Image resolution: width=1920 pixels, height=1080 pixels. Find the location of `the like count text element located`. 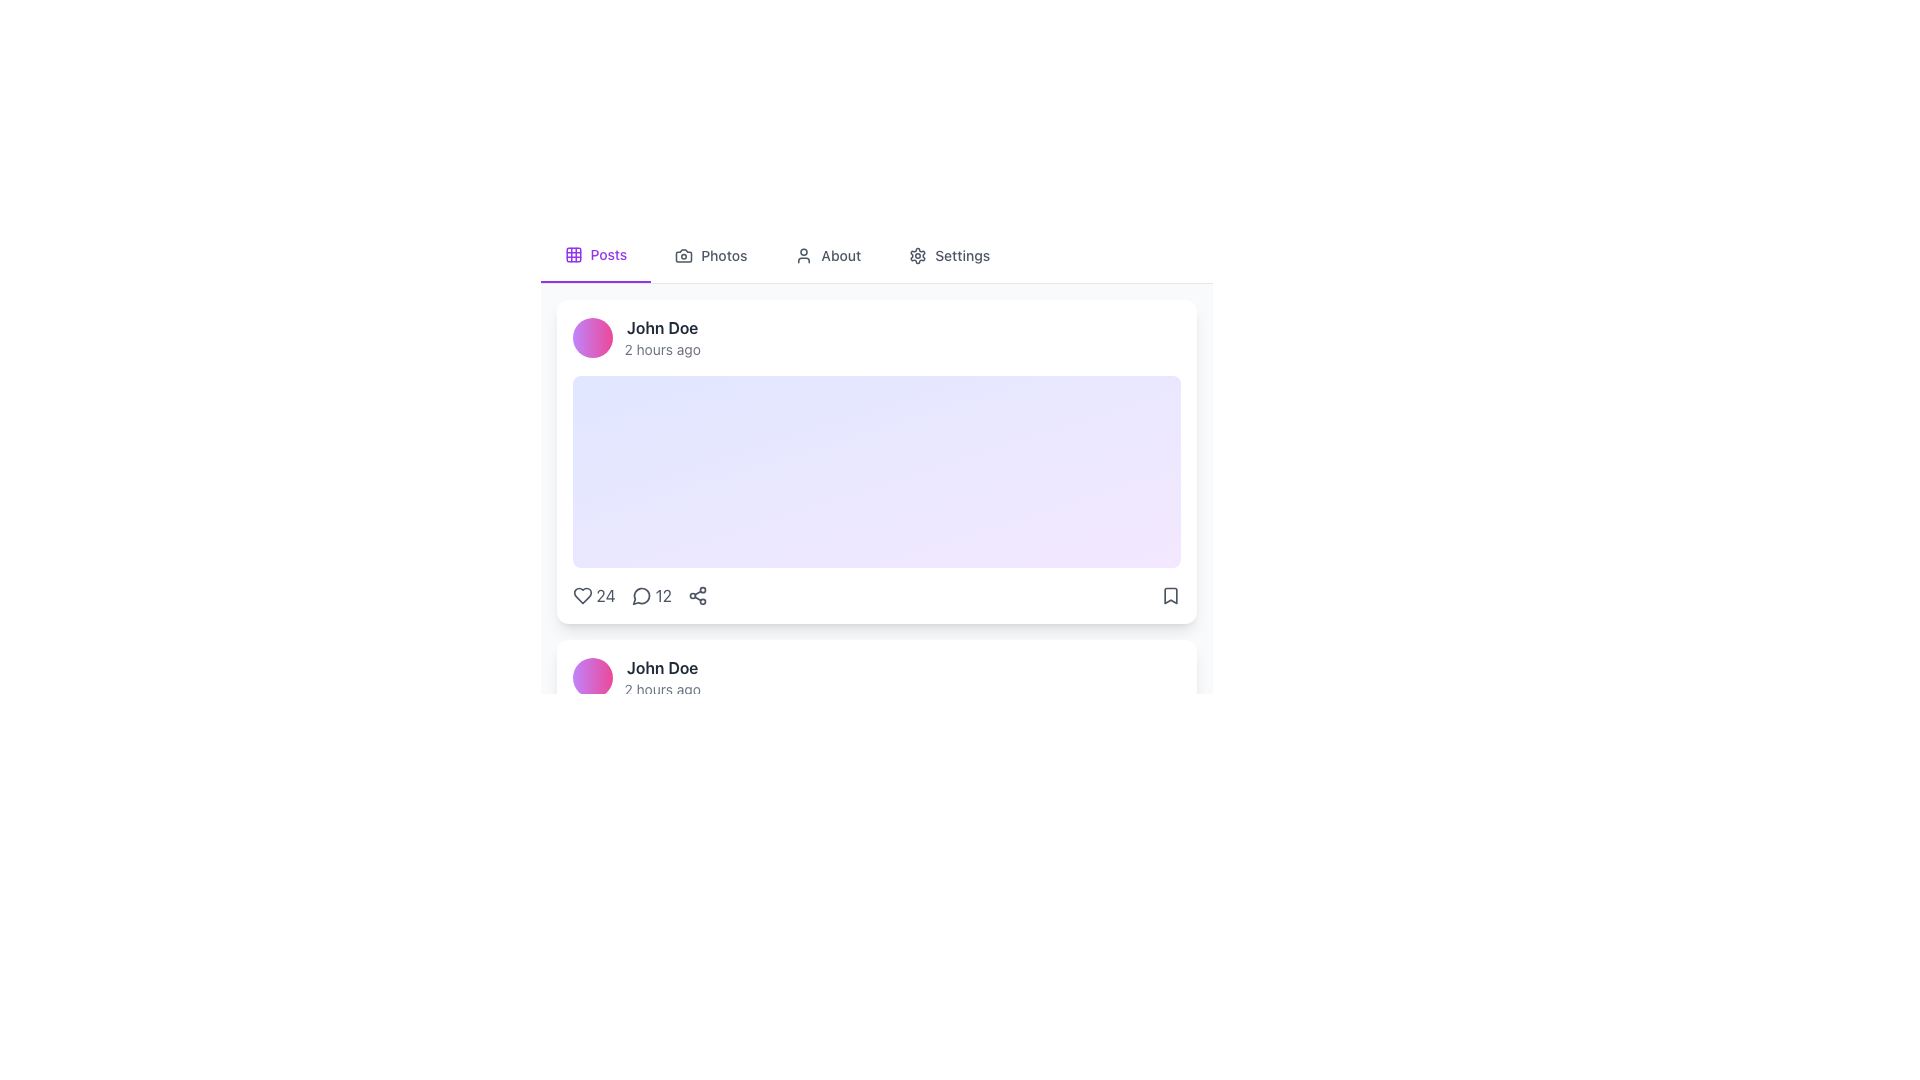

the like count text element located is located at coordinates (593, 595).